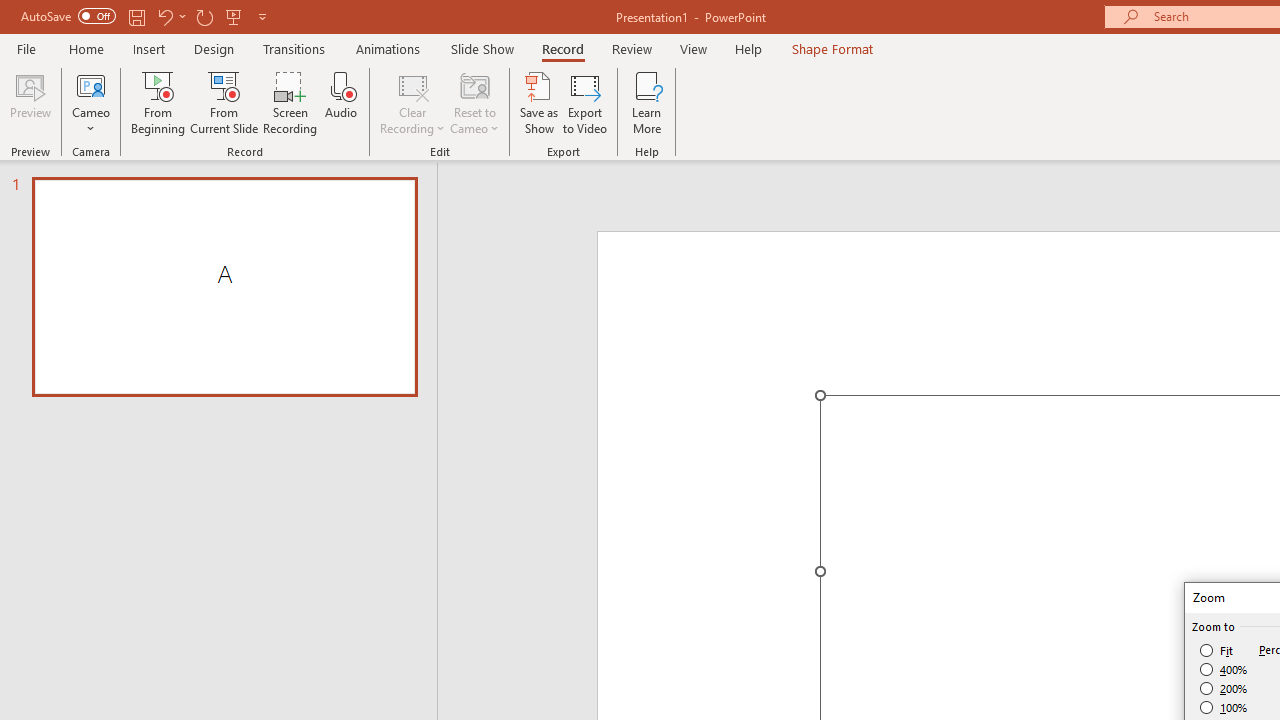 Image resolution: width=1280 pixels, height=720 pixels. What do you see at coordinates (647, 103) in the screenshot?
I see `'Learn More'` at bounding box center [647, 103].